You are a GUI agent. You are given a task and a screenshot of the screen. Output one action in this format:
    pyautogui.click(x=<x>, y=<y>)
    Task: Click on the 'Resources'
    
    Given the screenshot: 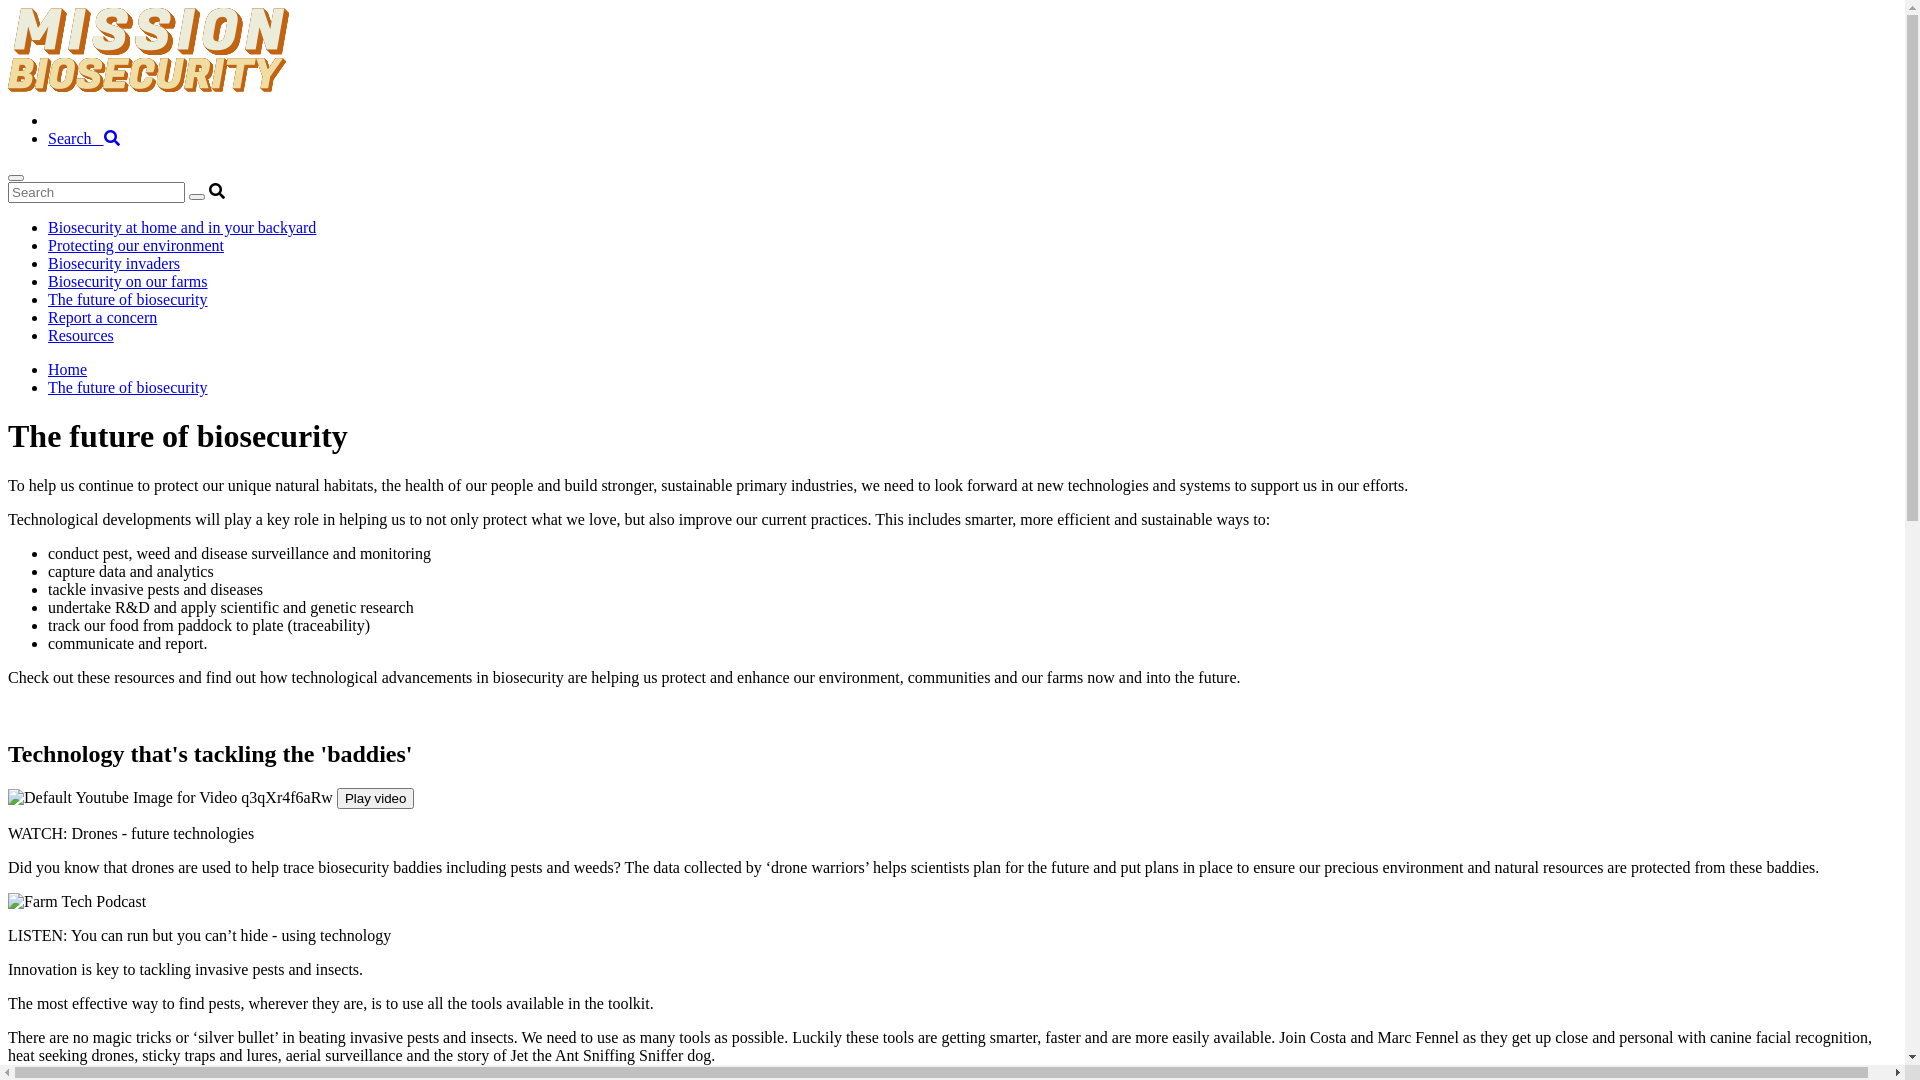 What is the action you would take?
    pyautogui.click(x=80, y=120)
    